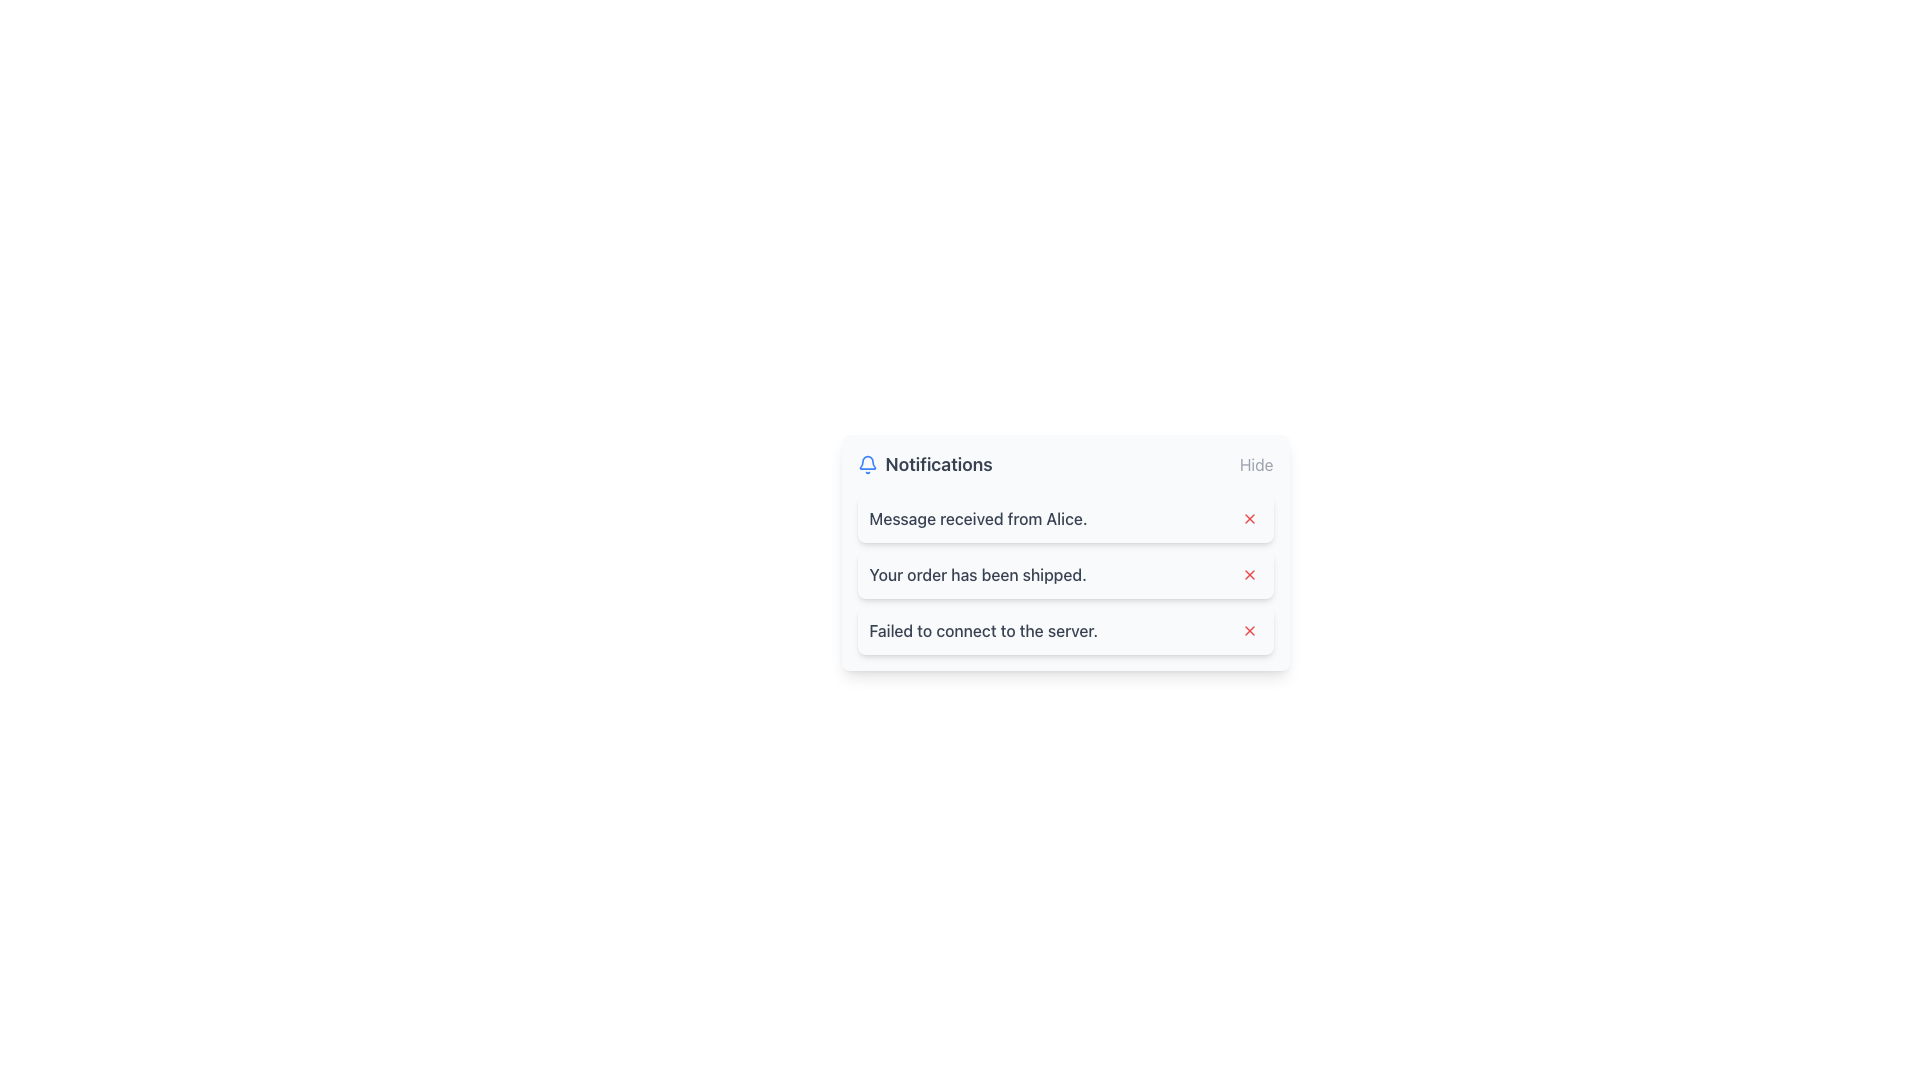 Image resolution: width=1920 pixels, height=1080 pixels. Describe the element at coordinates (978, 574) in the screenshot. I see `the text snippet reading 'Your order has been shipped.' located at the center of the second notification card in a floating notification panel` at that location.